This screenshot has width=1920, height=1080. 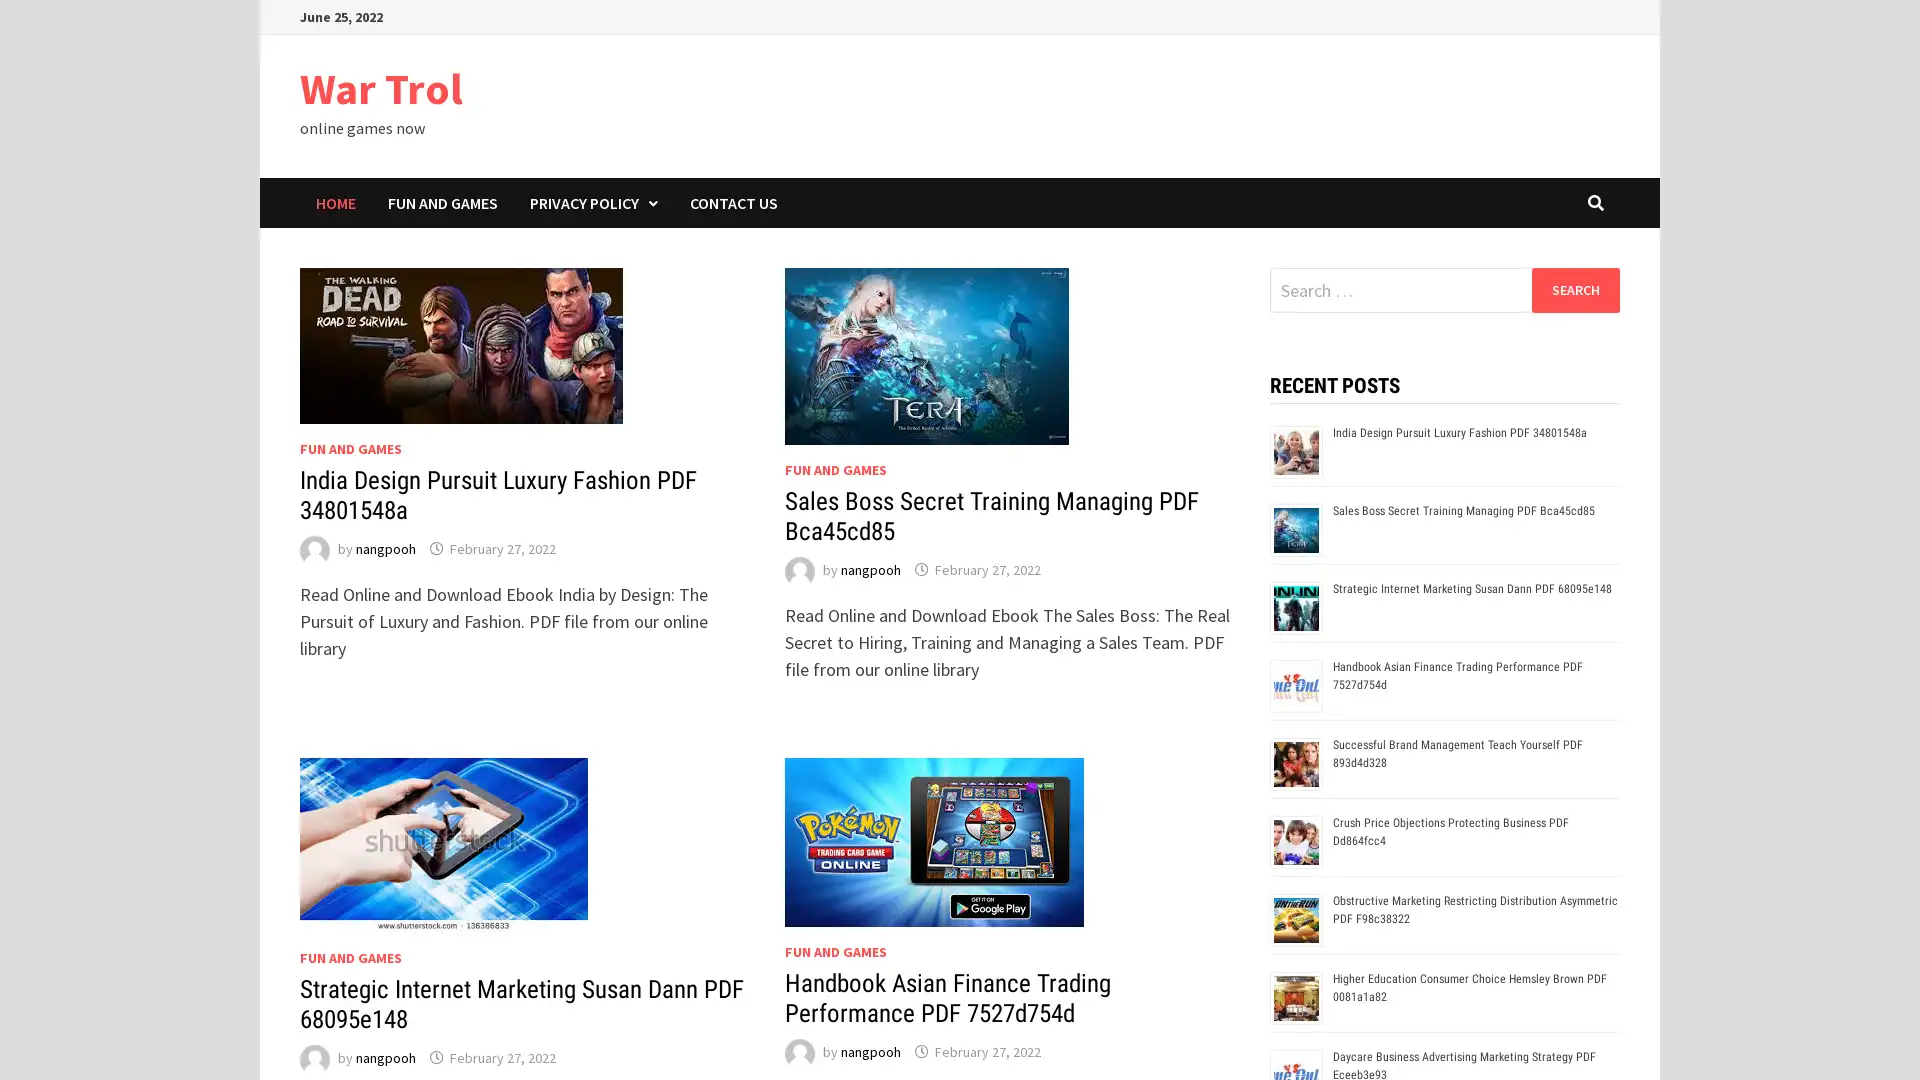 I want to click on Search, so click(x=1574, y=289).